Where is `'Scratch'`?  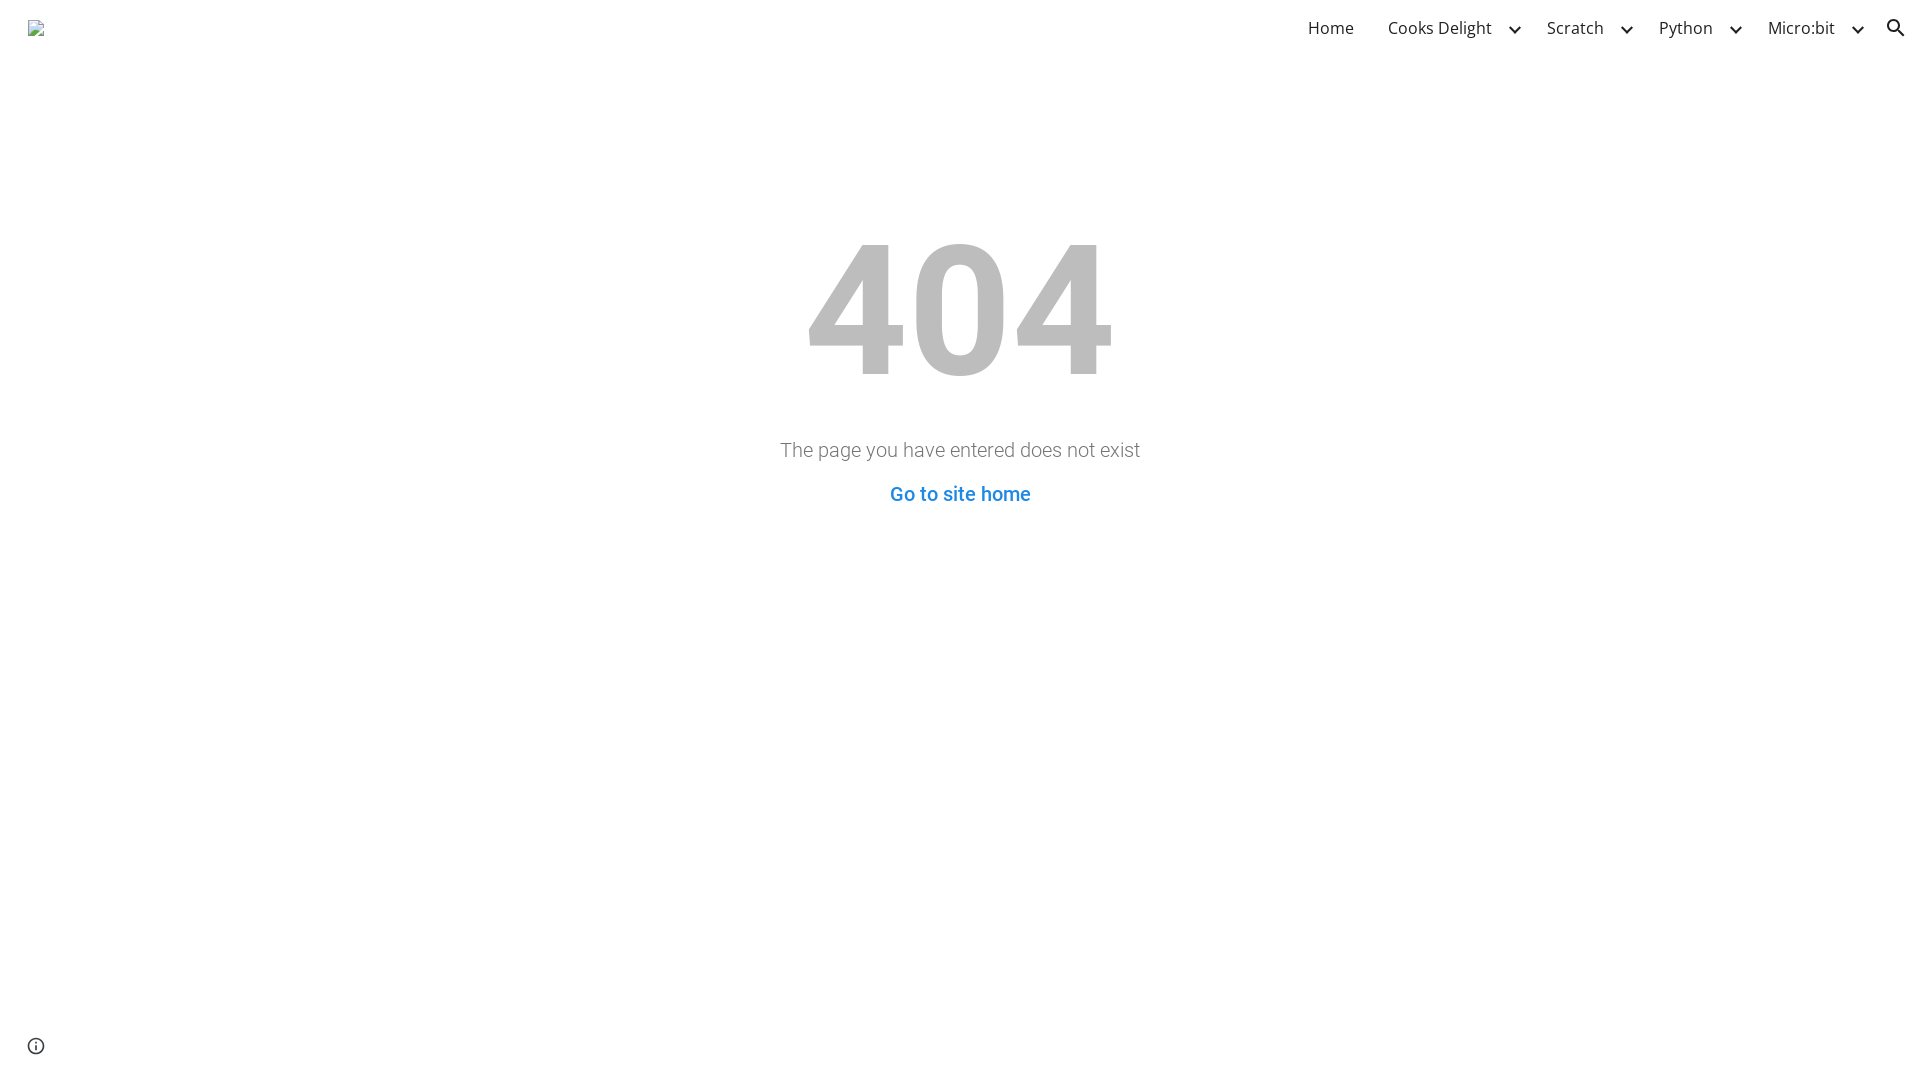
'Scratch' is located at coordinates (1574, 27).